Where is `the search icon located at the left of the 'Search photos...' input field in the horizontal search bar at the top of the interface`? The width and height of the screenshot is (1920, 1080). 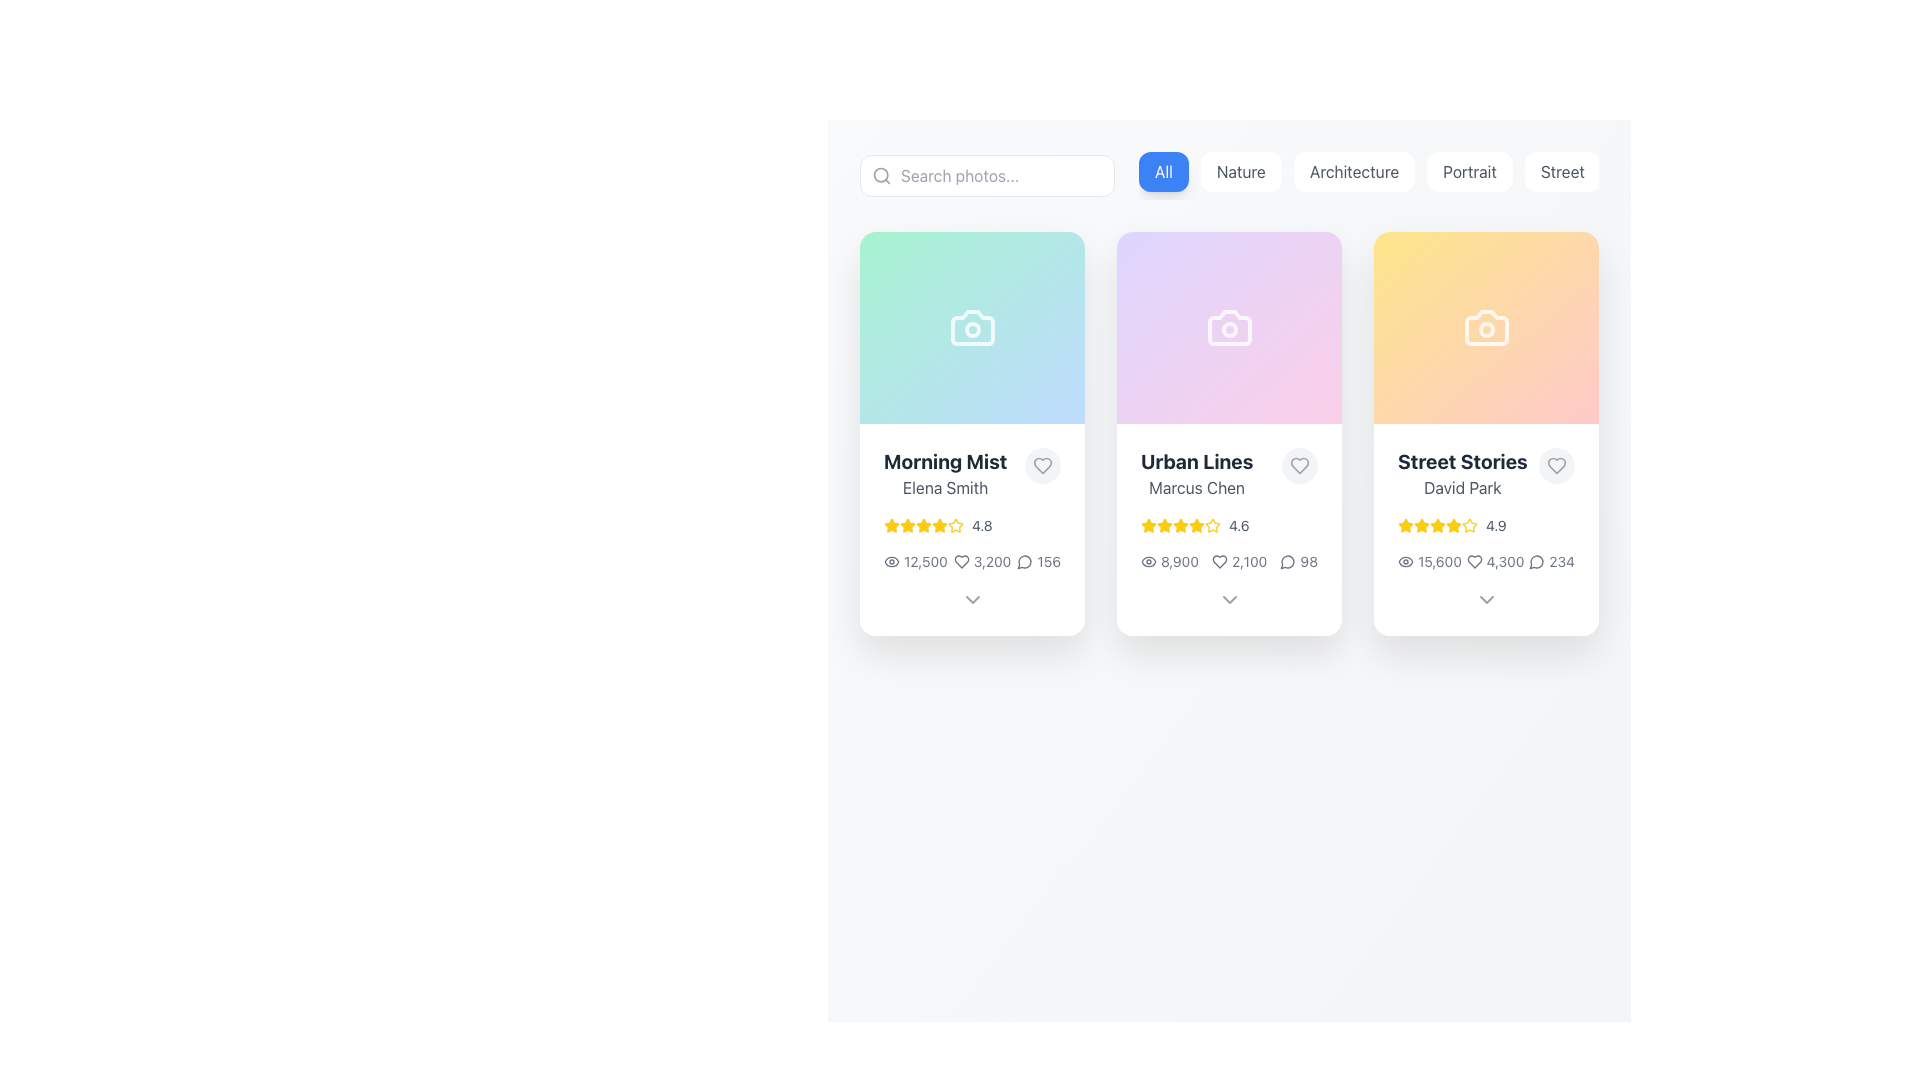 the search icon located at the left of the 'Search photos...' input field in the horizontal search bar at the top of the interface is located at coordinates (881, 175).